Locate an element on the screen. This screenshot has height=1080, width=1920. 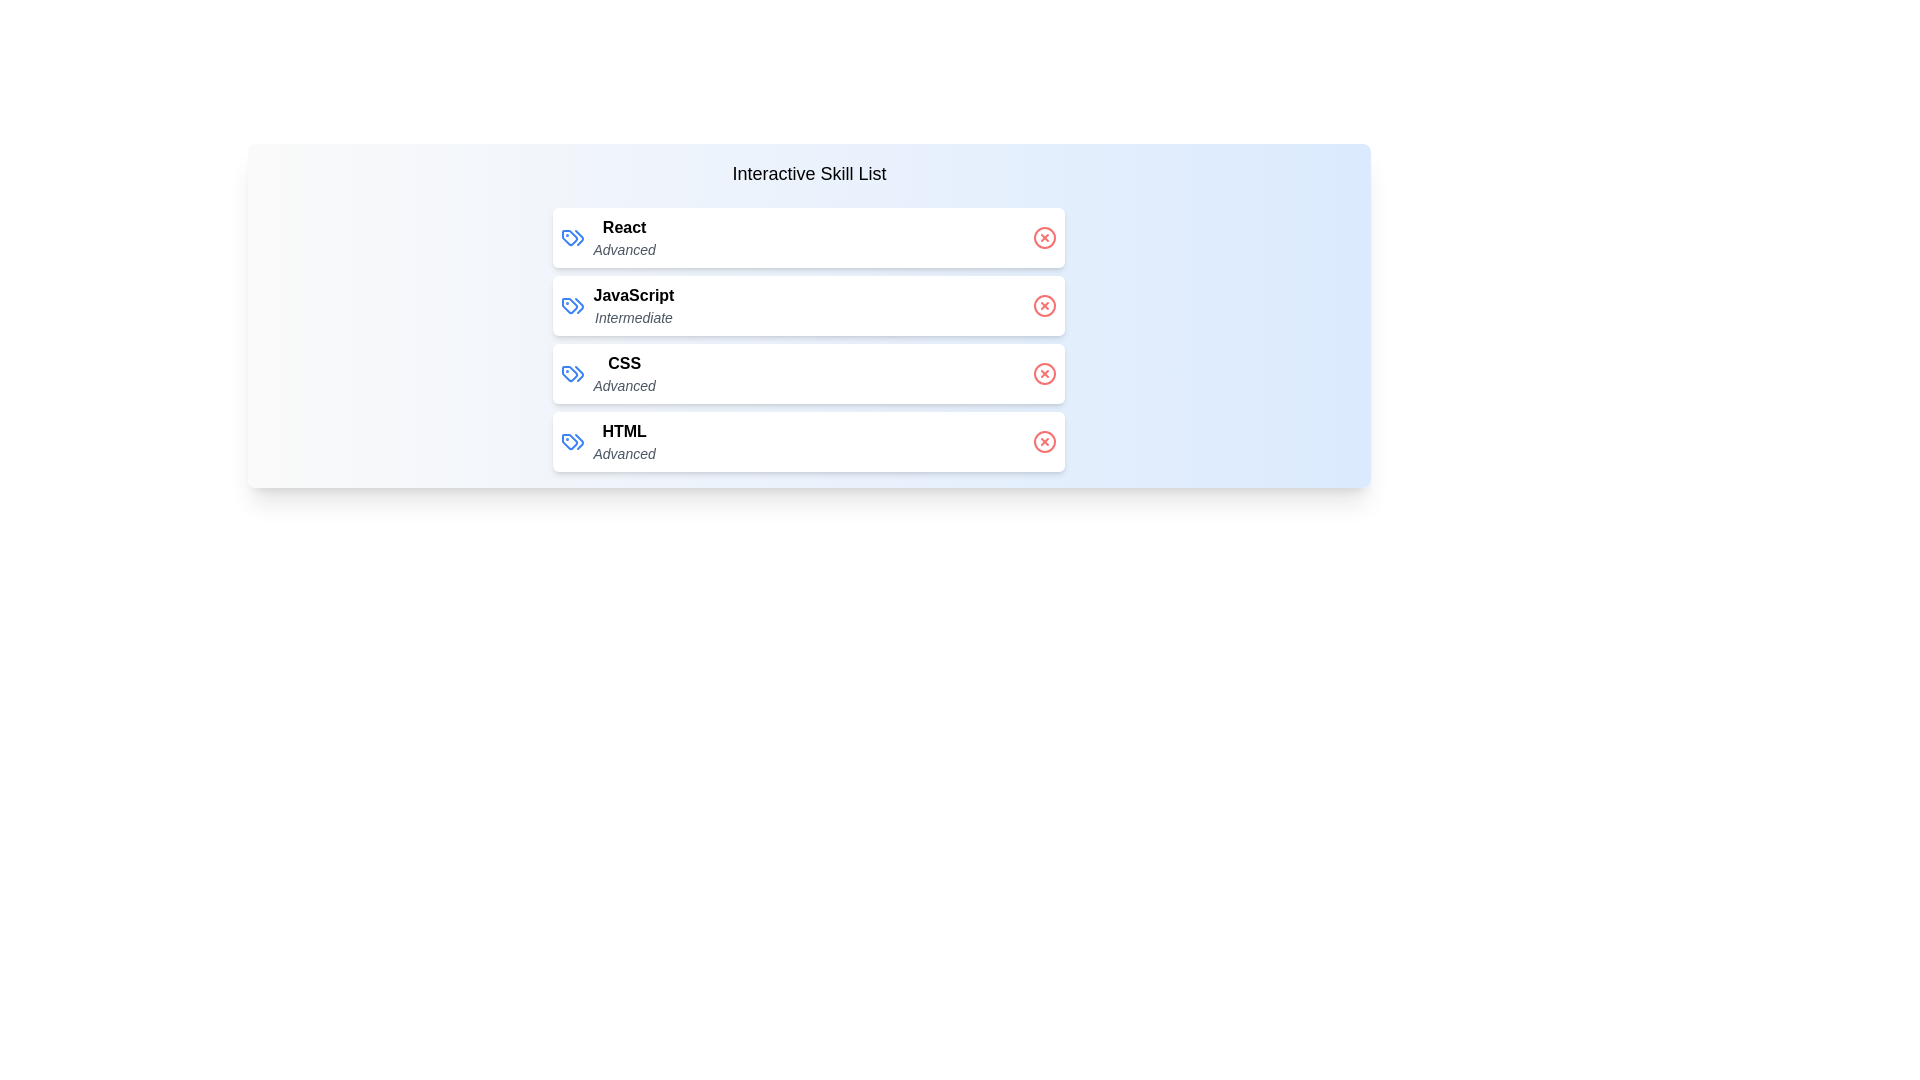
the delete button for the skill JavaScript is located at coordinates (1044, 305).